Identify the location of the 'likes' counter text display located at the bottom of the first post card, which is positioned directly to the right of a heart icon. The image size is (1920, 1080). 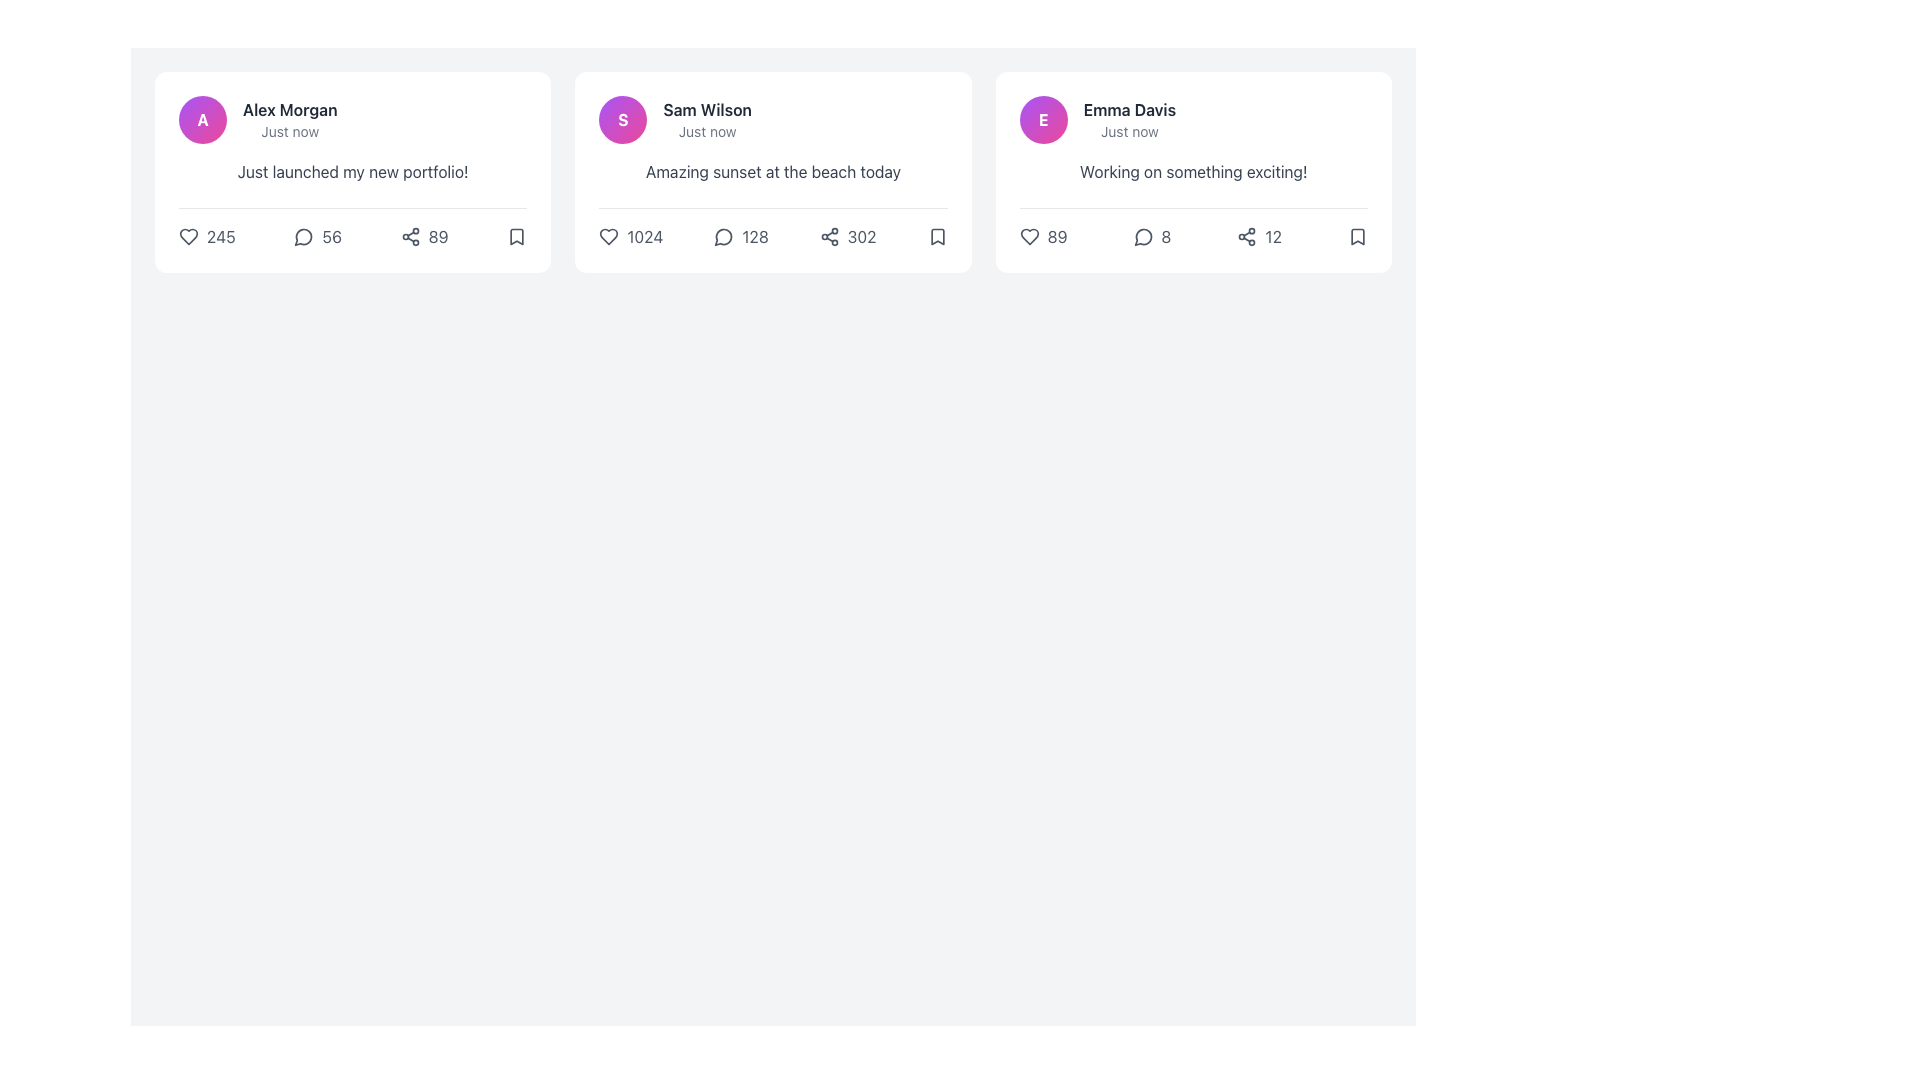
(221, 235).